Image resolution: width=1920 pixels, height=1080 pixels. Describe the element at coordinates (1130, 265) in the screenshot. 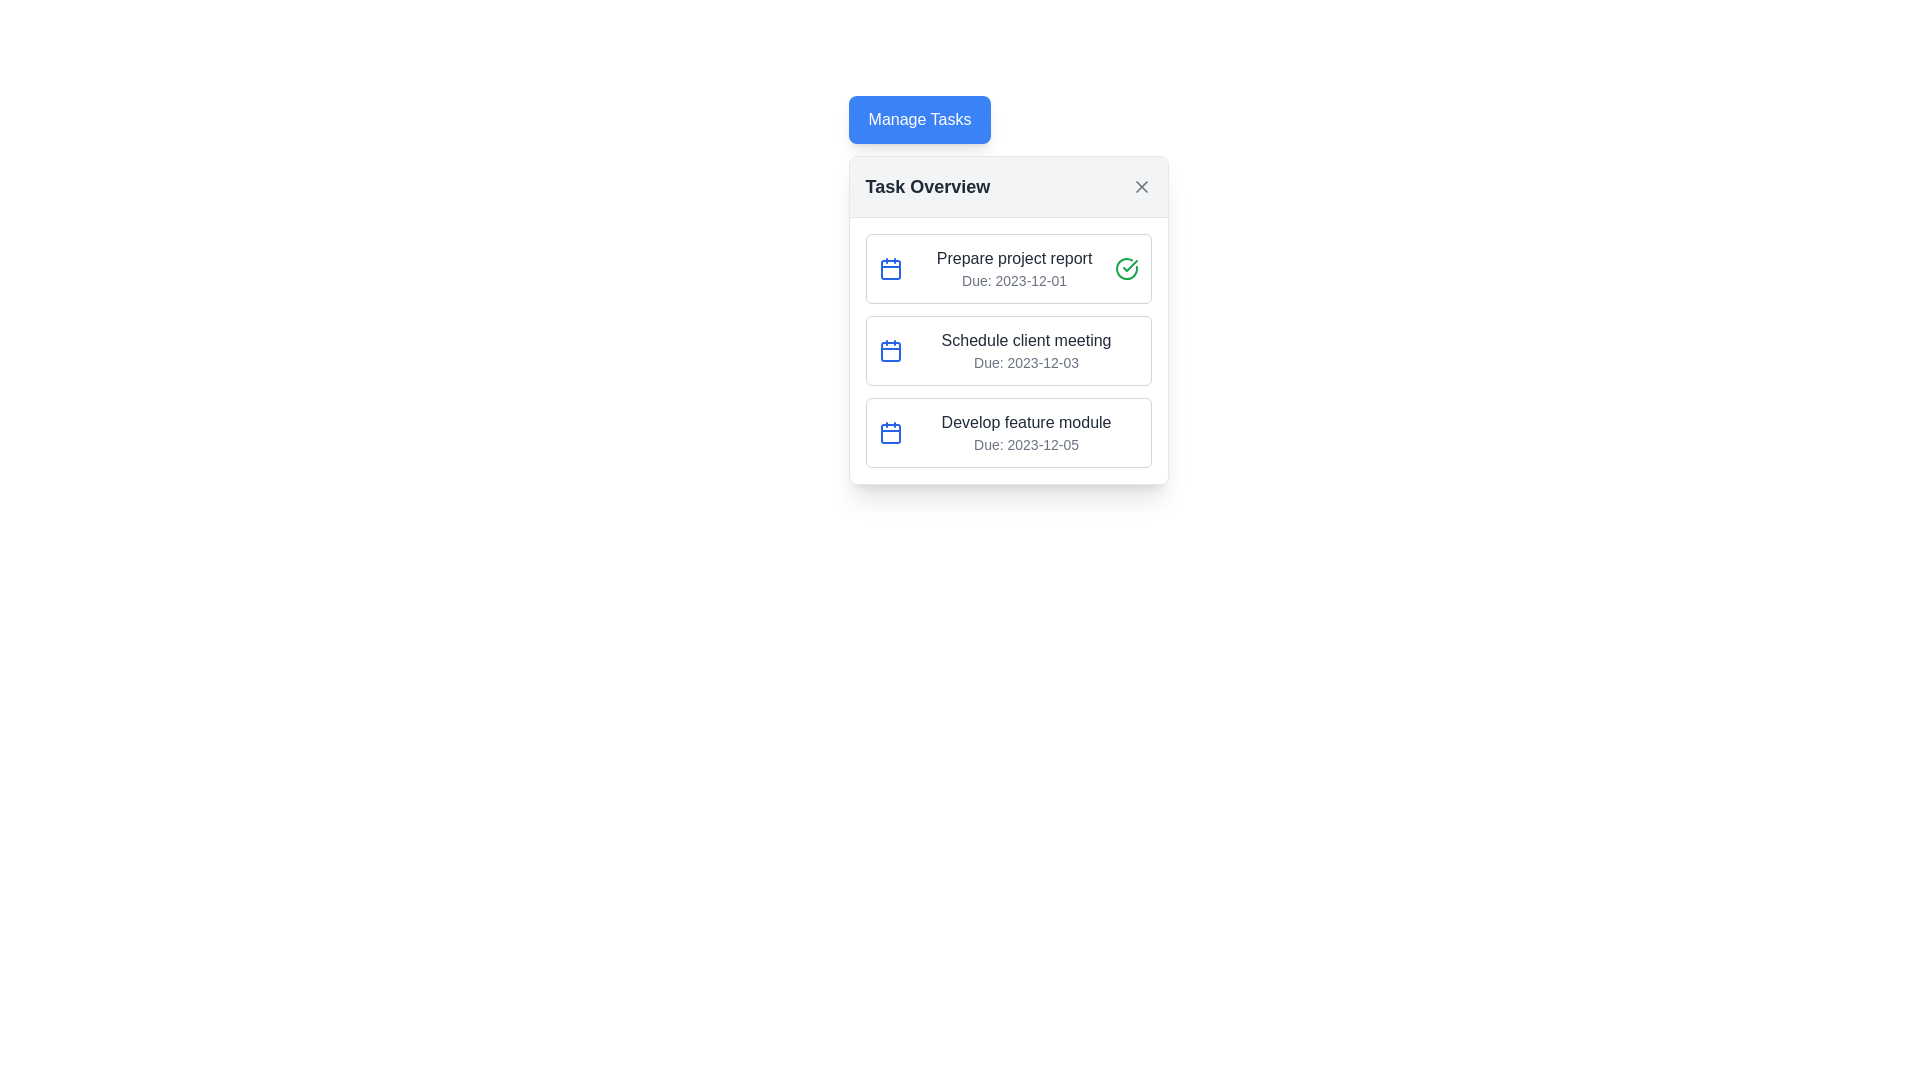

I see `the status icon that indicates a completed or verified status for the task item 'Prepare project report', located near the top-right corner of the task item` at that location.